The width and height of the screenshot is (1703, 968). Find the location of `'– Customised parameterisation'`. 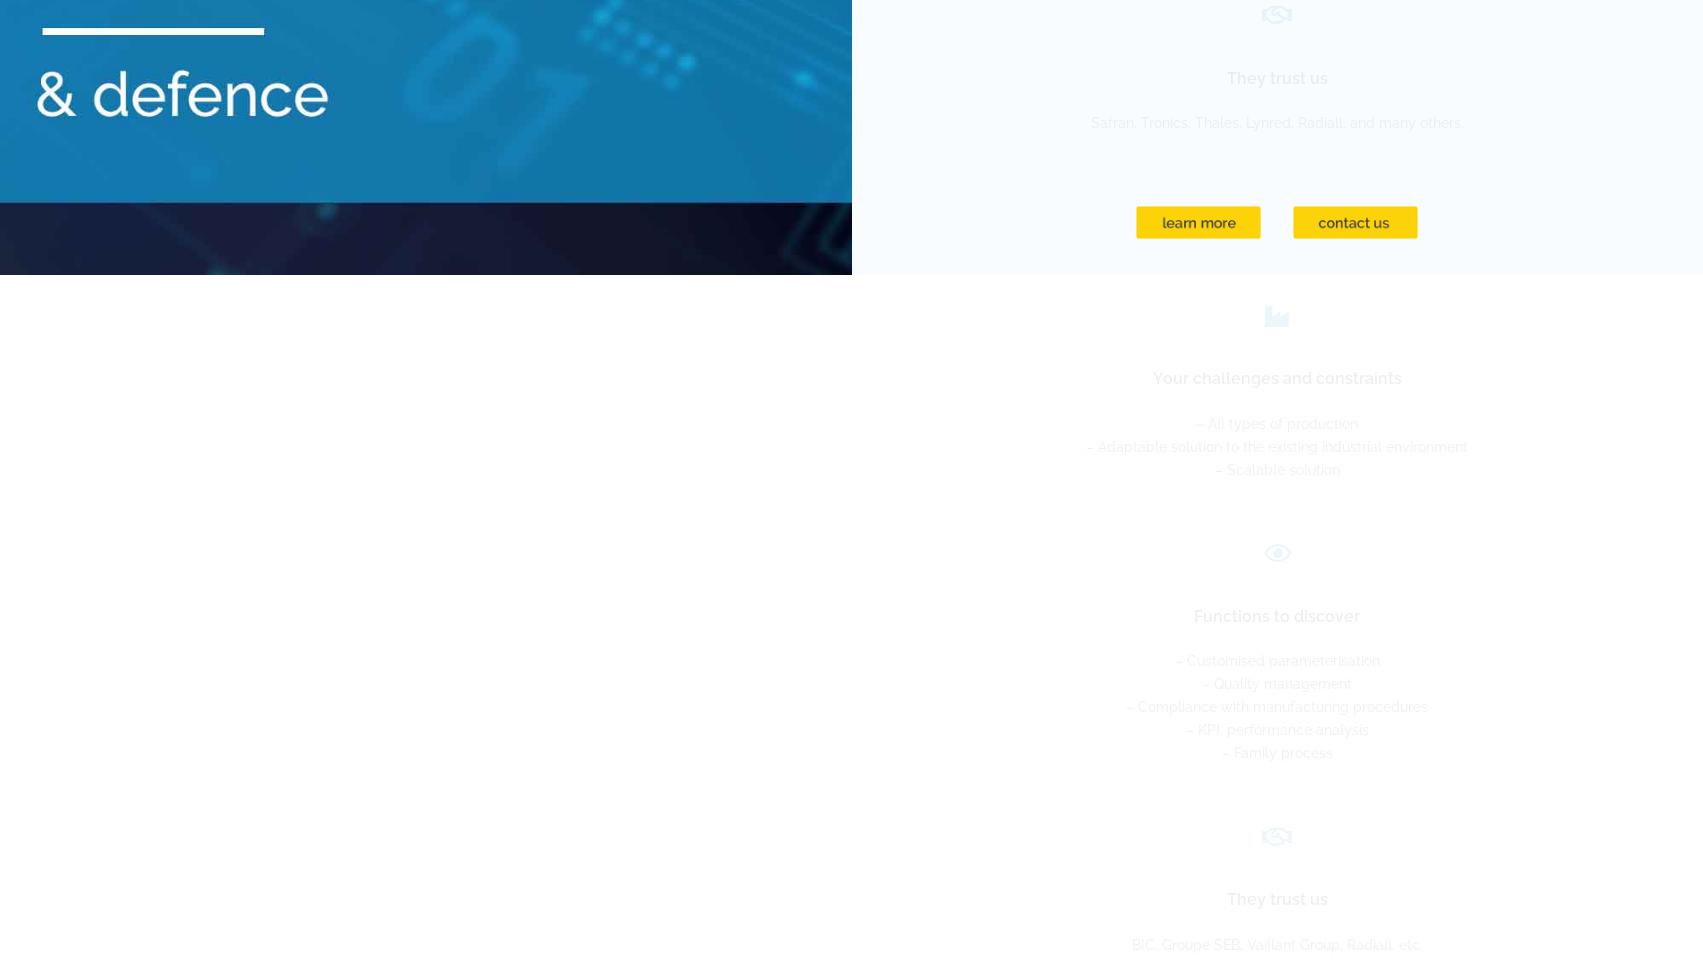

'– Customised parameterisation' is located at coordinates (1174, 661).